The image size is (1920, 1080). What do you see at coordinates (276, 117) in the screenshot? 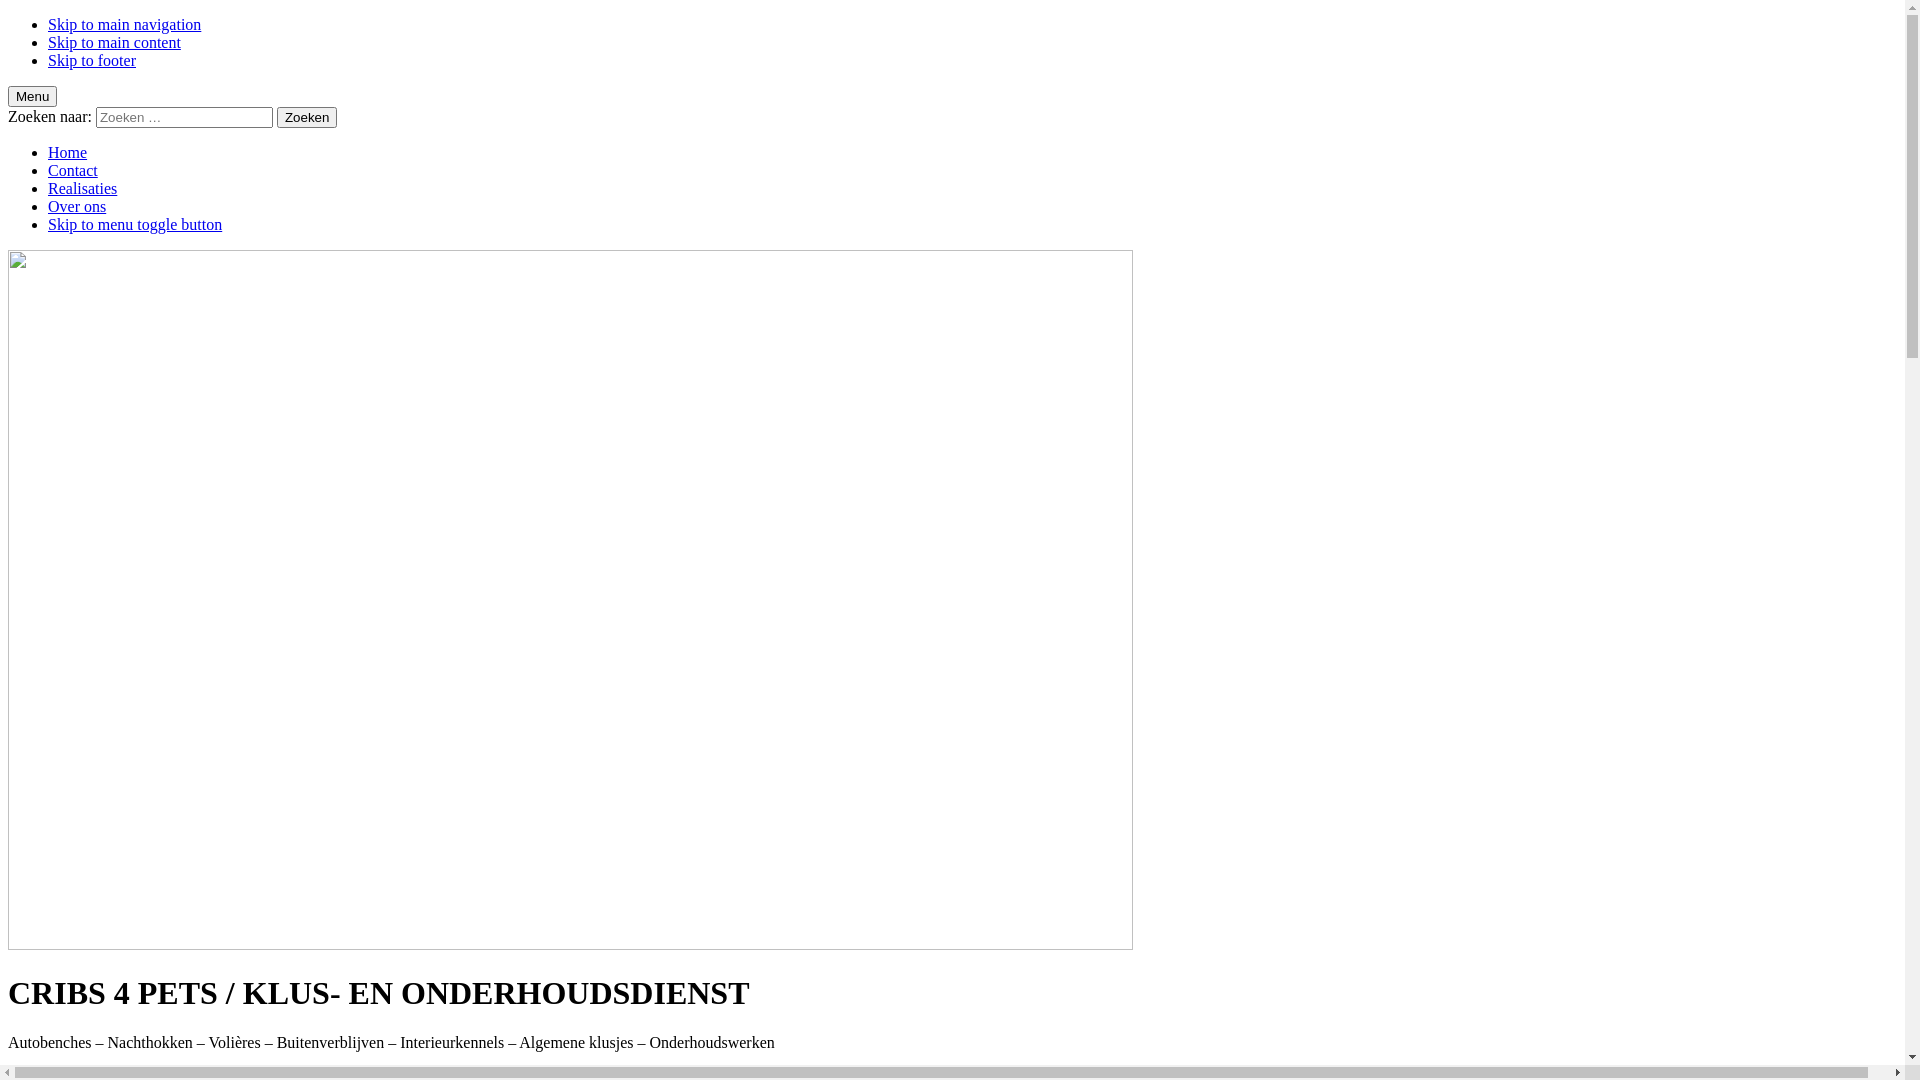
I see `'Zoeken'` at bounding box center [276, 117].